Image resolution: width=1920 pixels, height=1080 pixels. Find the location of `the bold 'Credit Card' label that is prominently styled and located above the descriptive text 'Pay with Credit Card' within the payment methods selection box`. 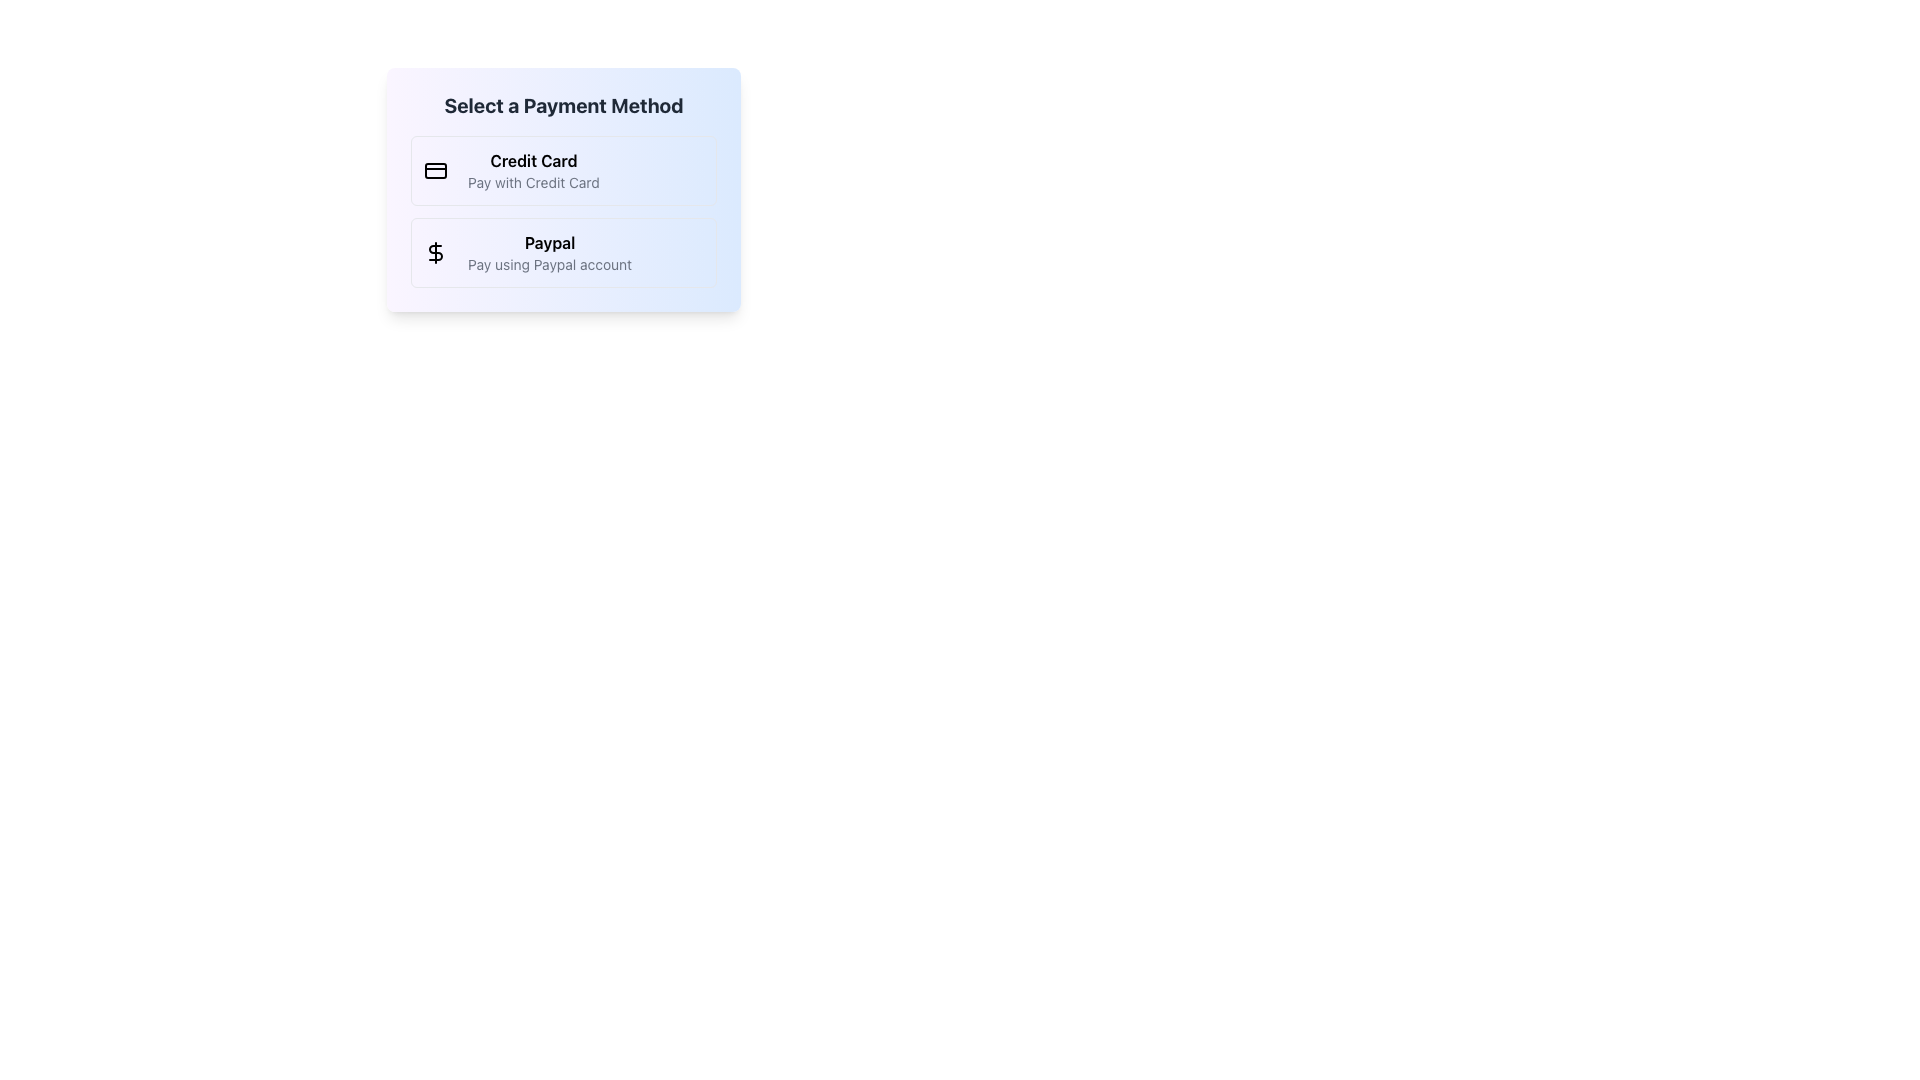

the bold 'Credit Card' label that is prominently styled and located above the descriptive text 'Pay with Credit Card' within the payment methods selection box is located at coordinates (533, 160).